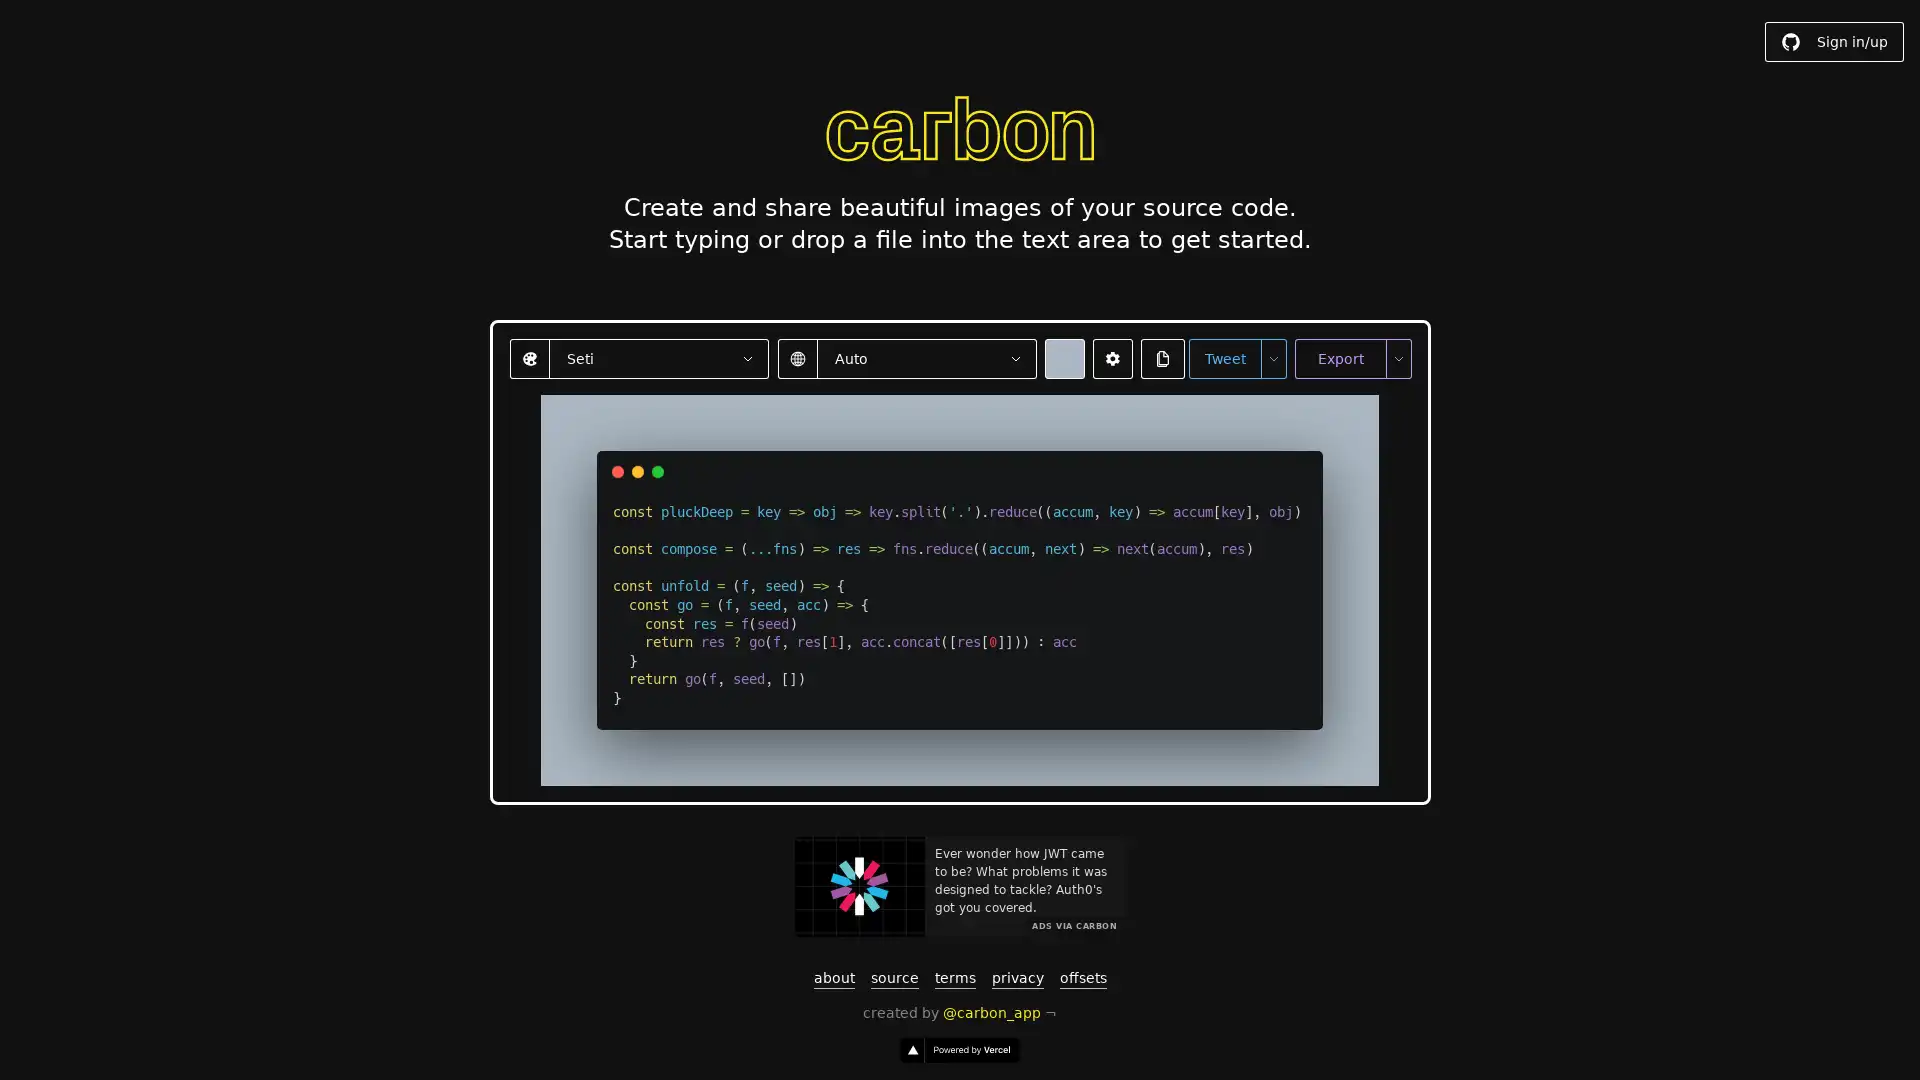  Describe the element at coordinates (1396, 357) in the screenshot. I see `Export menu dropdown` at that location.